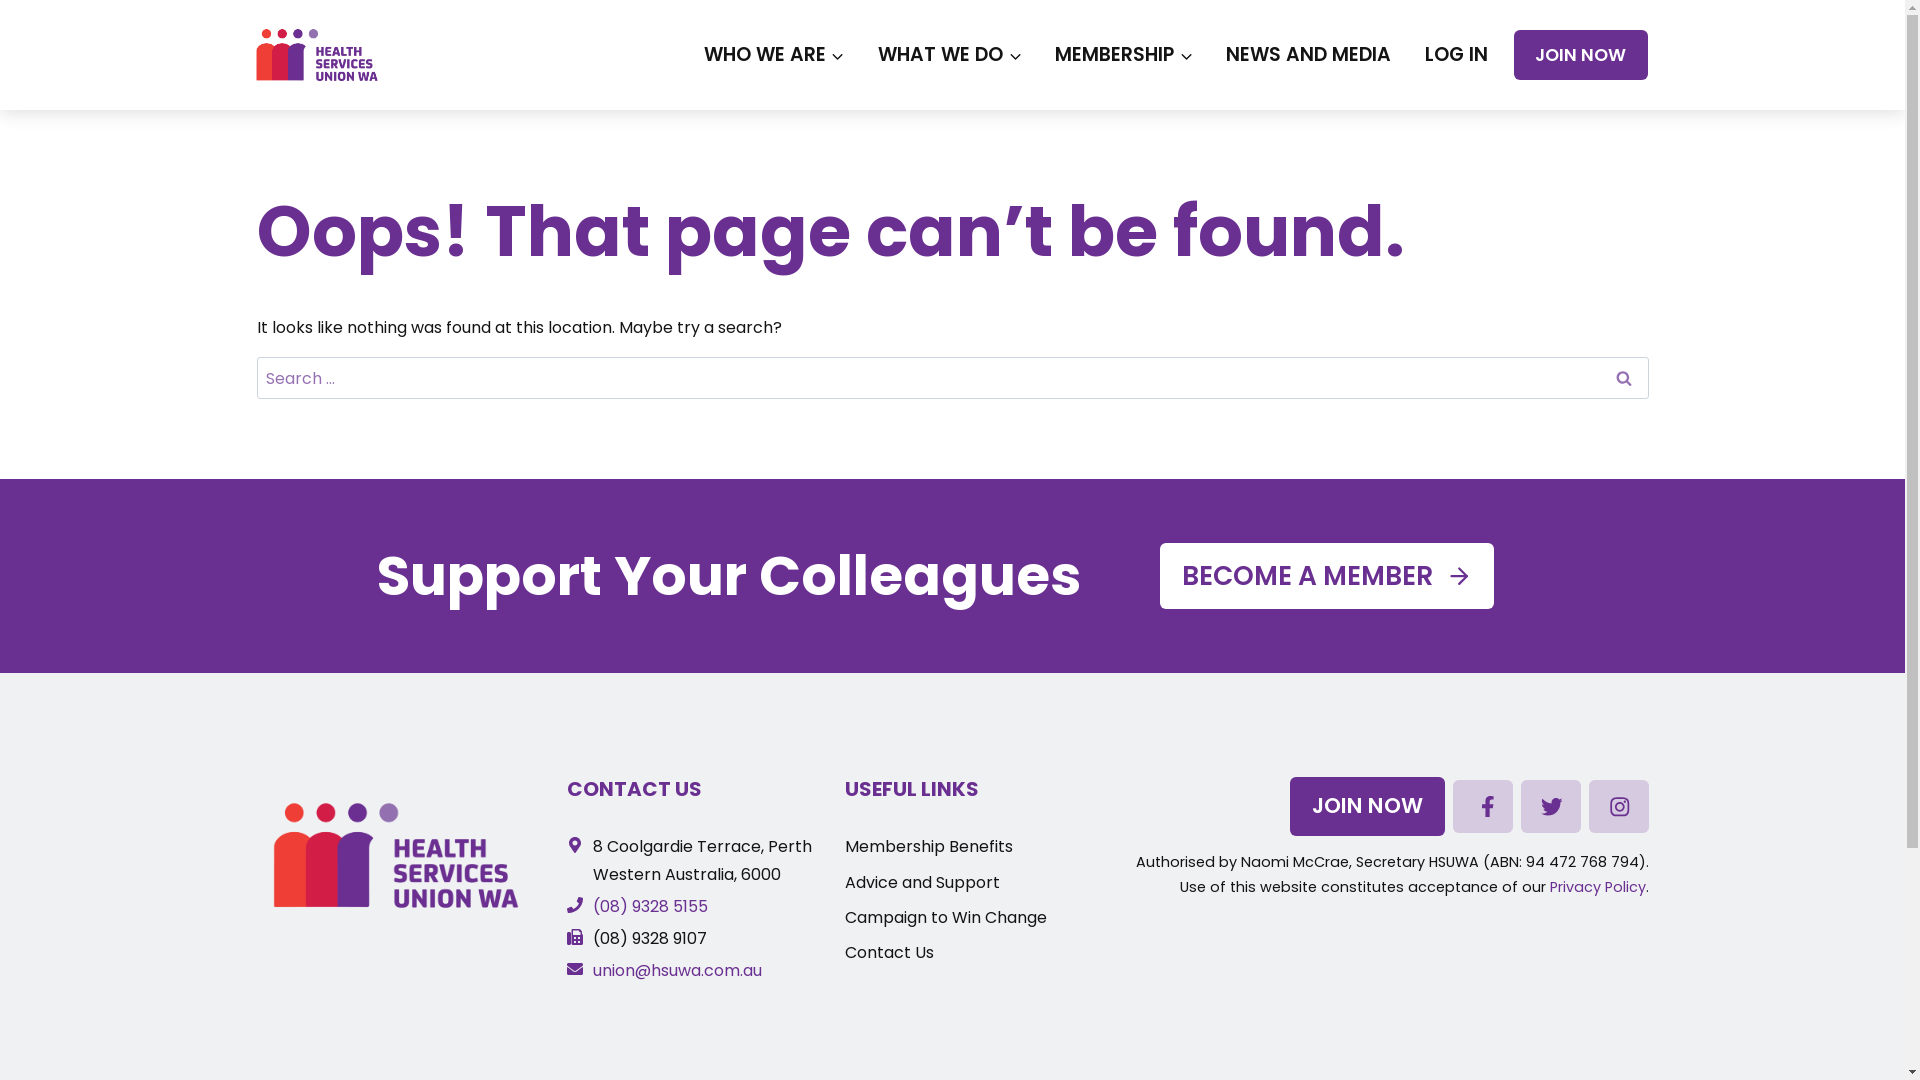 The image size is (1920, 1080). What do you see at coordinates (633, 788) in the screenshot?
I see `'CONTACT US'` at bounding box center [633, 788].